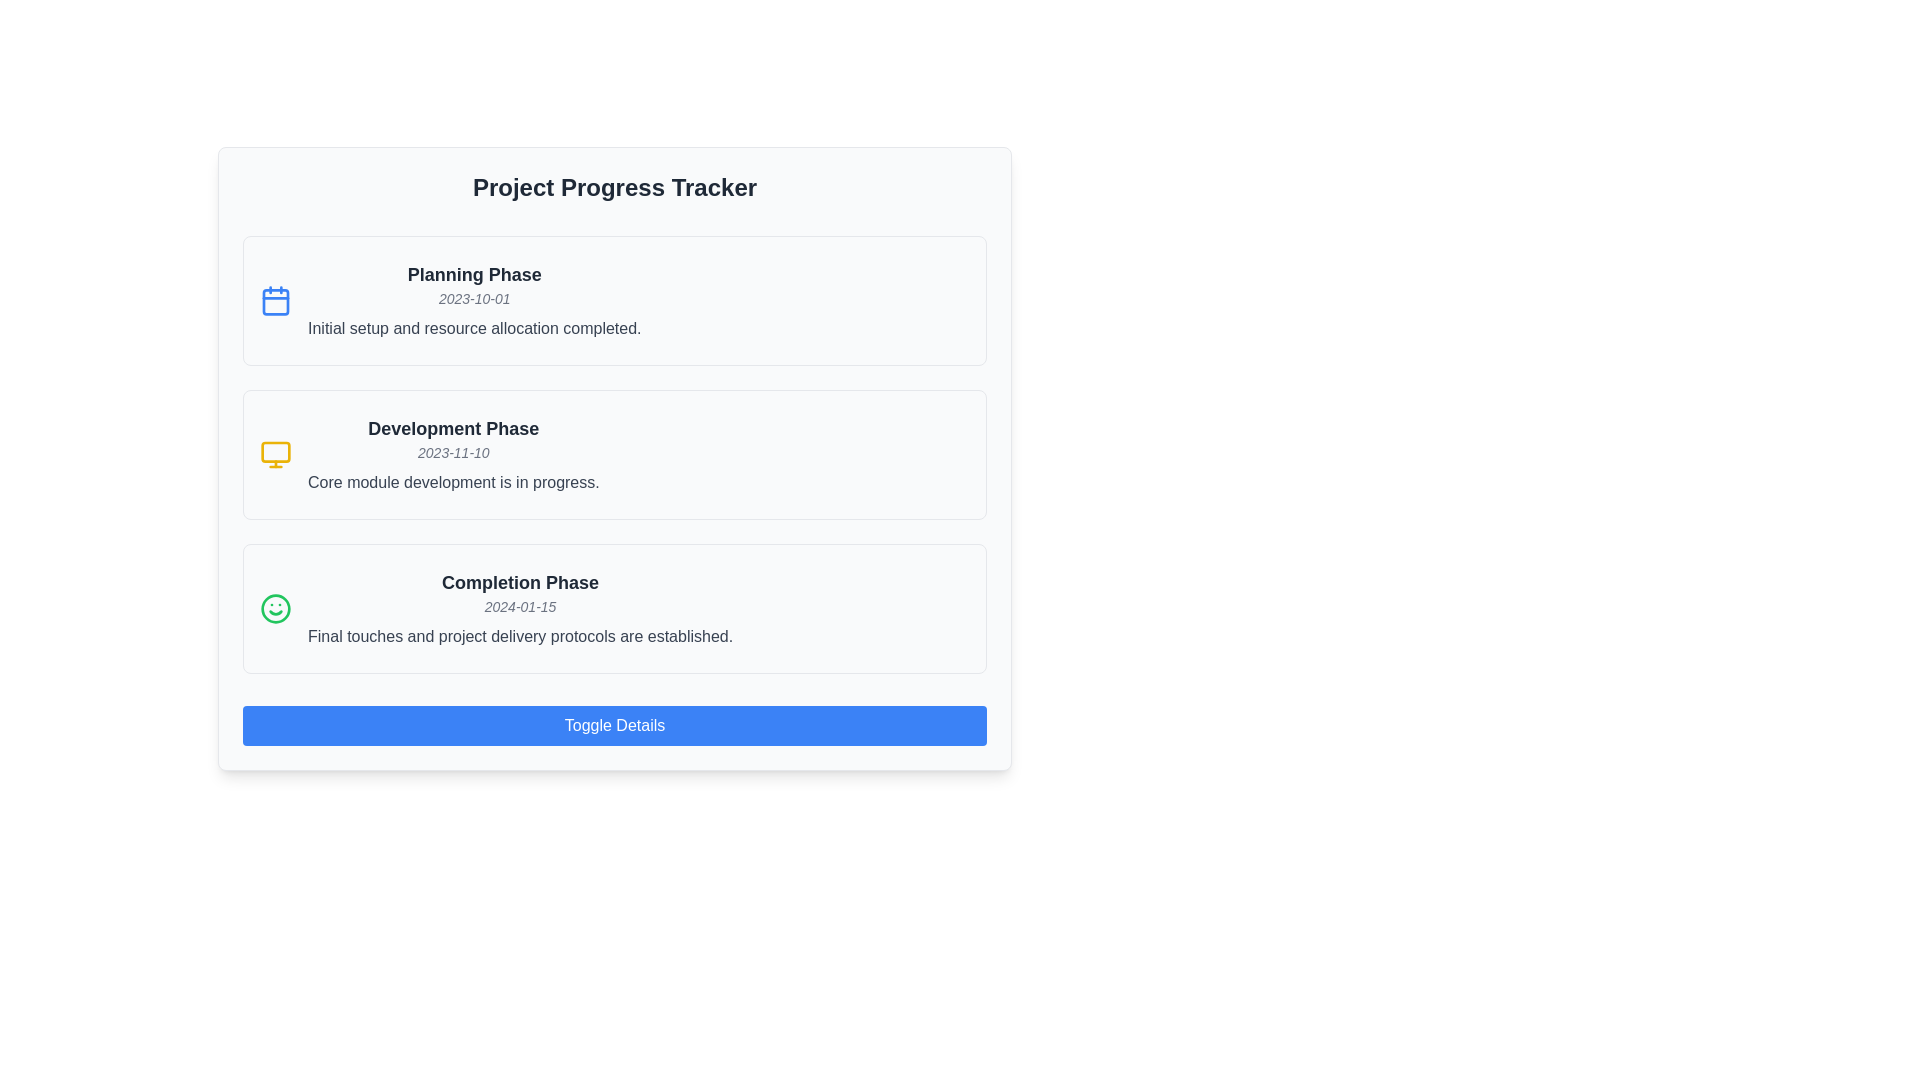  Describe the element at coordinates (452, 455) in the screenshot. I see `the Informational Text Block that indicates the current development phase of a project, located between the 'Planning Phase' above and the 'Completion Phase' below` at that location.